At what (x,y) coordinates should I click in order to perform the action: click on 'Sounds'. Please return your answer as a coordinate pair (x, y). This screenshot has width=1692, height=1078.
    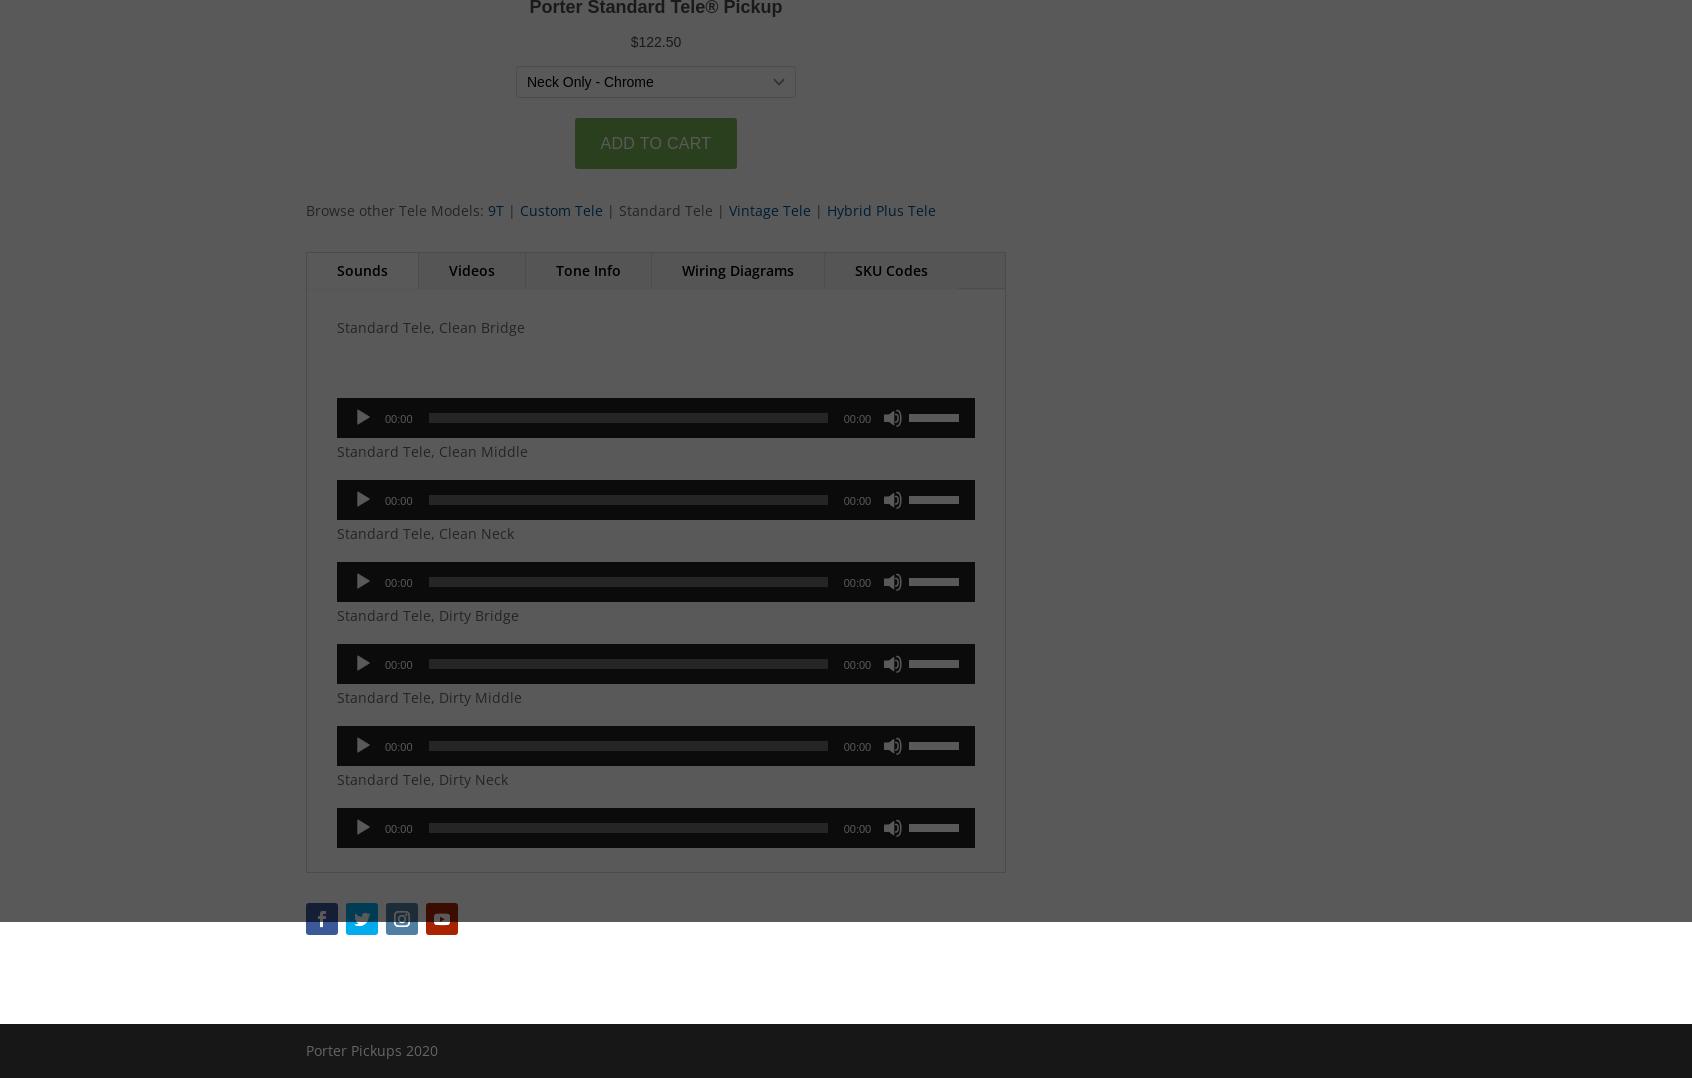
    Looking at the image, I should click on (336, 270).